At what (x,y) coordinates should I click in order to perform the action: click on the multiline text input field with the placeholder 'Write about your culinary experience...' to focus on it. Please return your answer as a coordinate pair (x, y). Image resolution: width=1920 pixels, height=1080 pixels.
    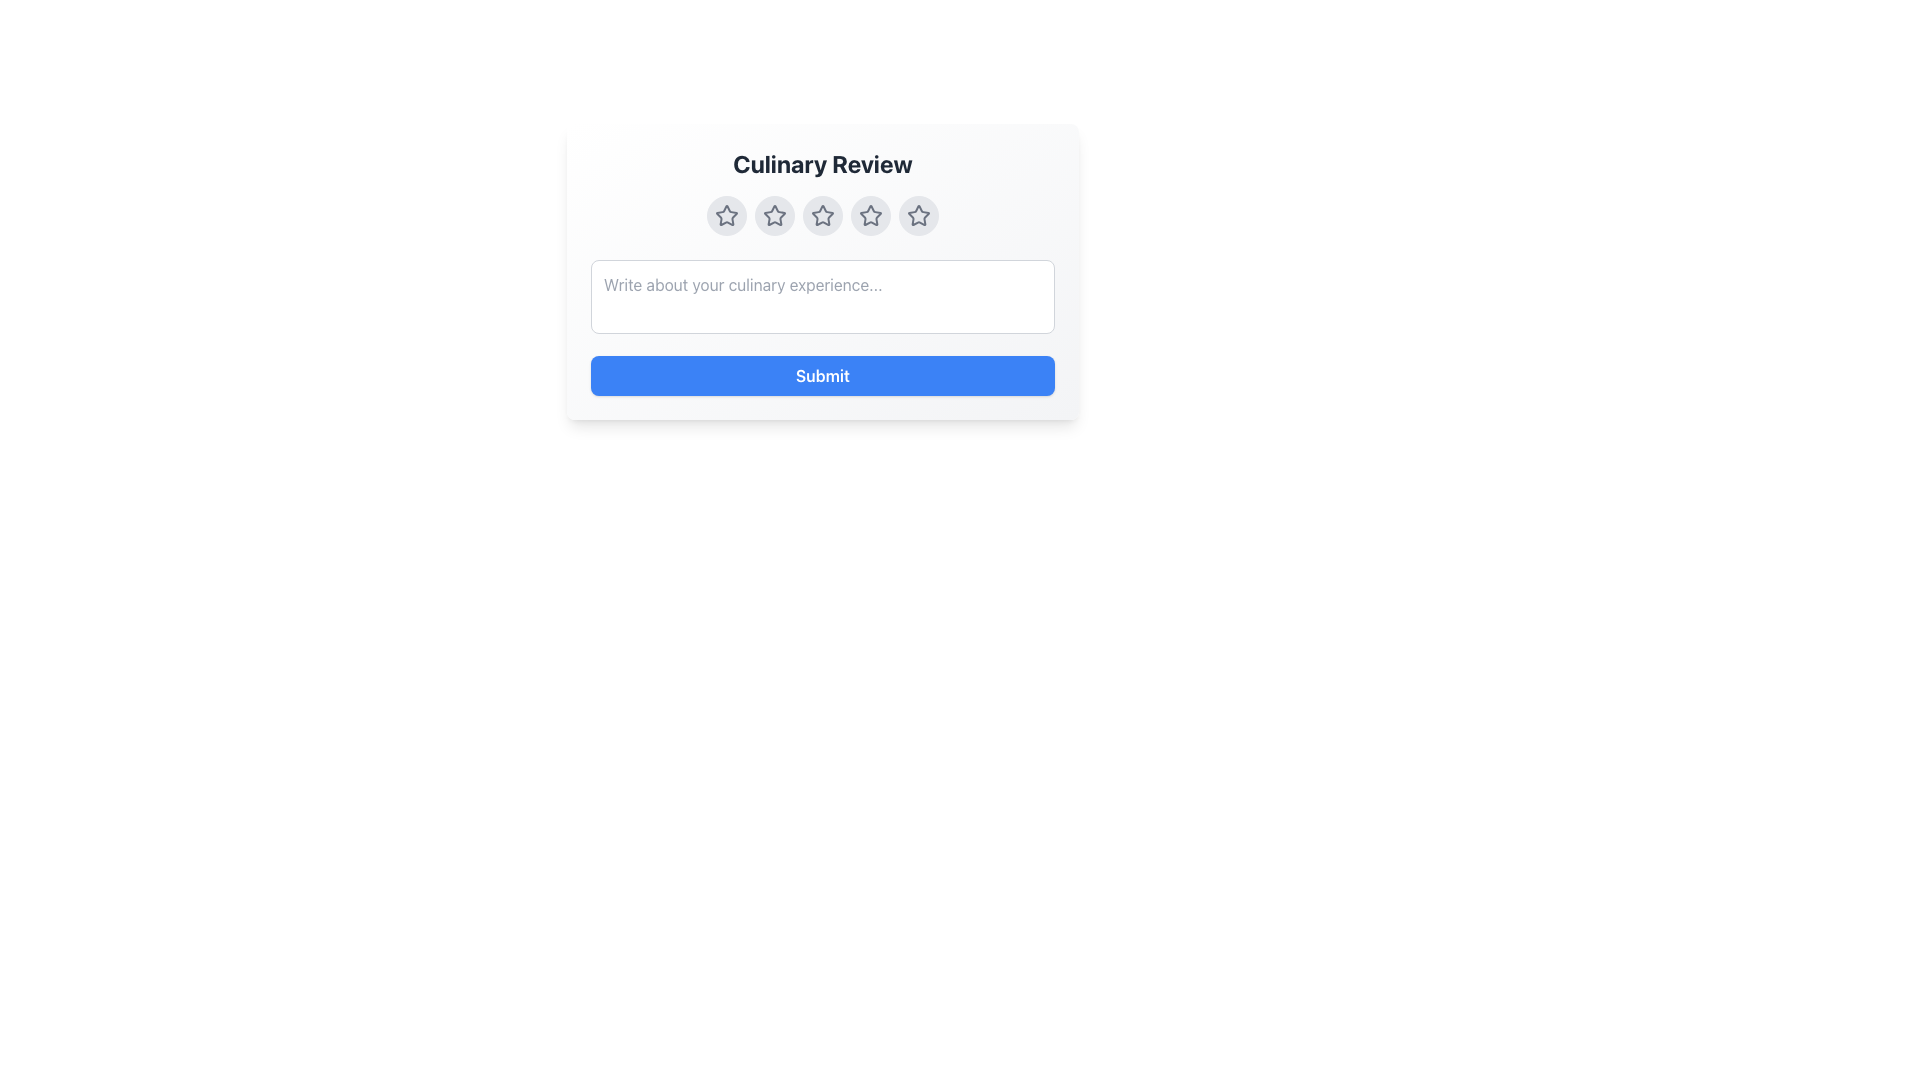
    Looking at the image, I should click on (822, 297).